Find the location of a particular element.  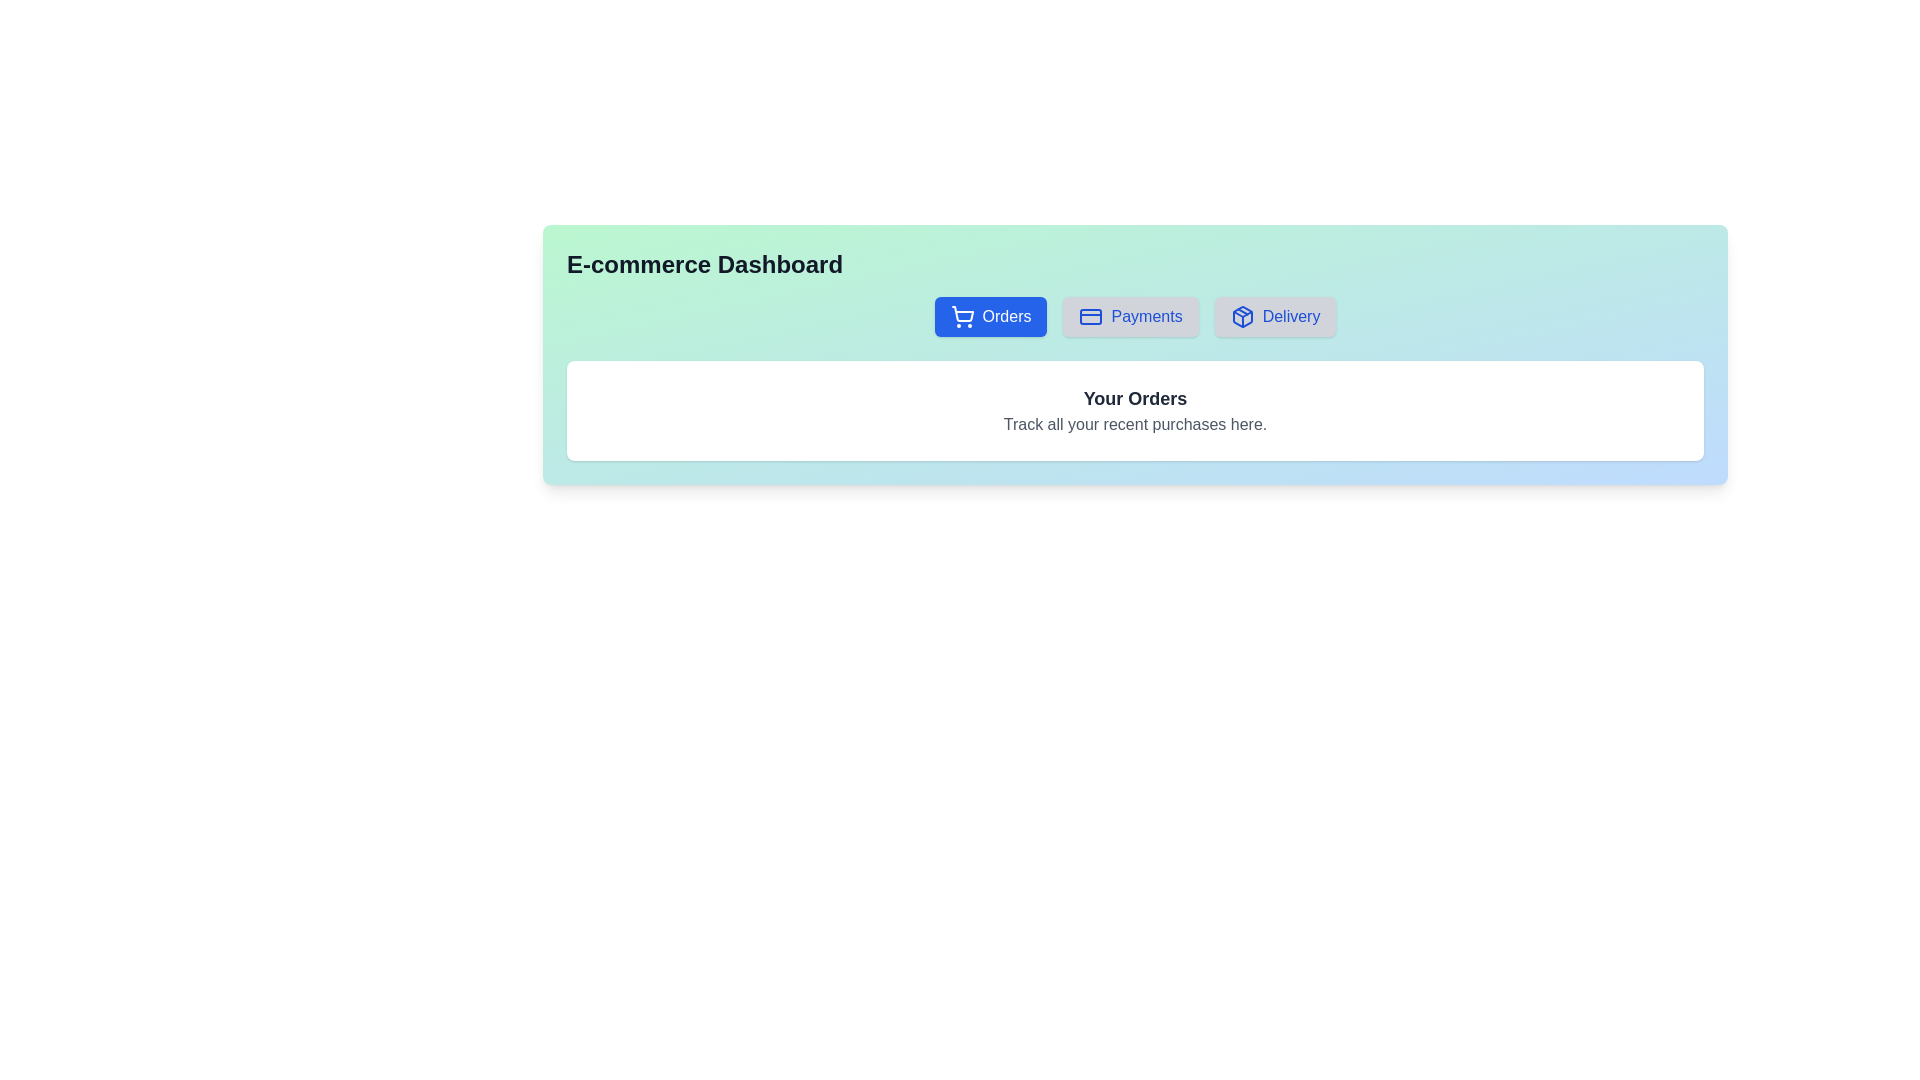

the Navigation Toolbar is located at coordinates (1135, 315).